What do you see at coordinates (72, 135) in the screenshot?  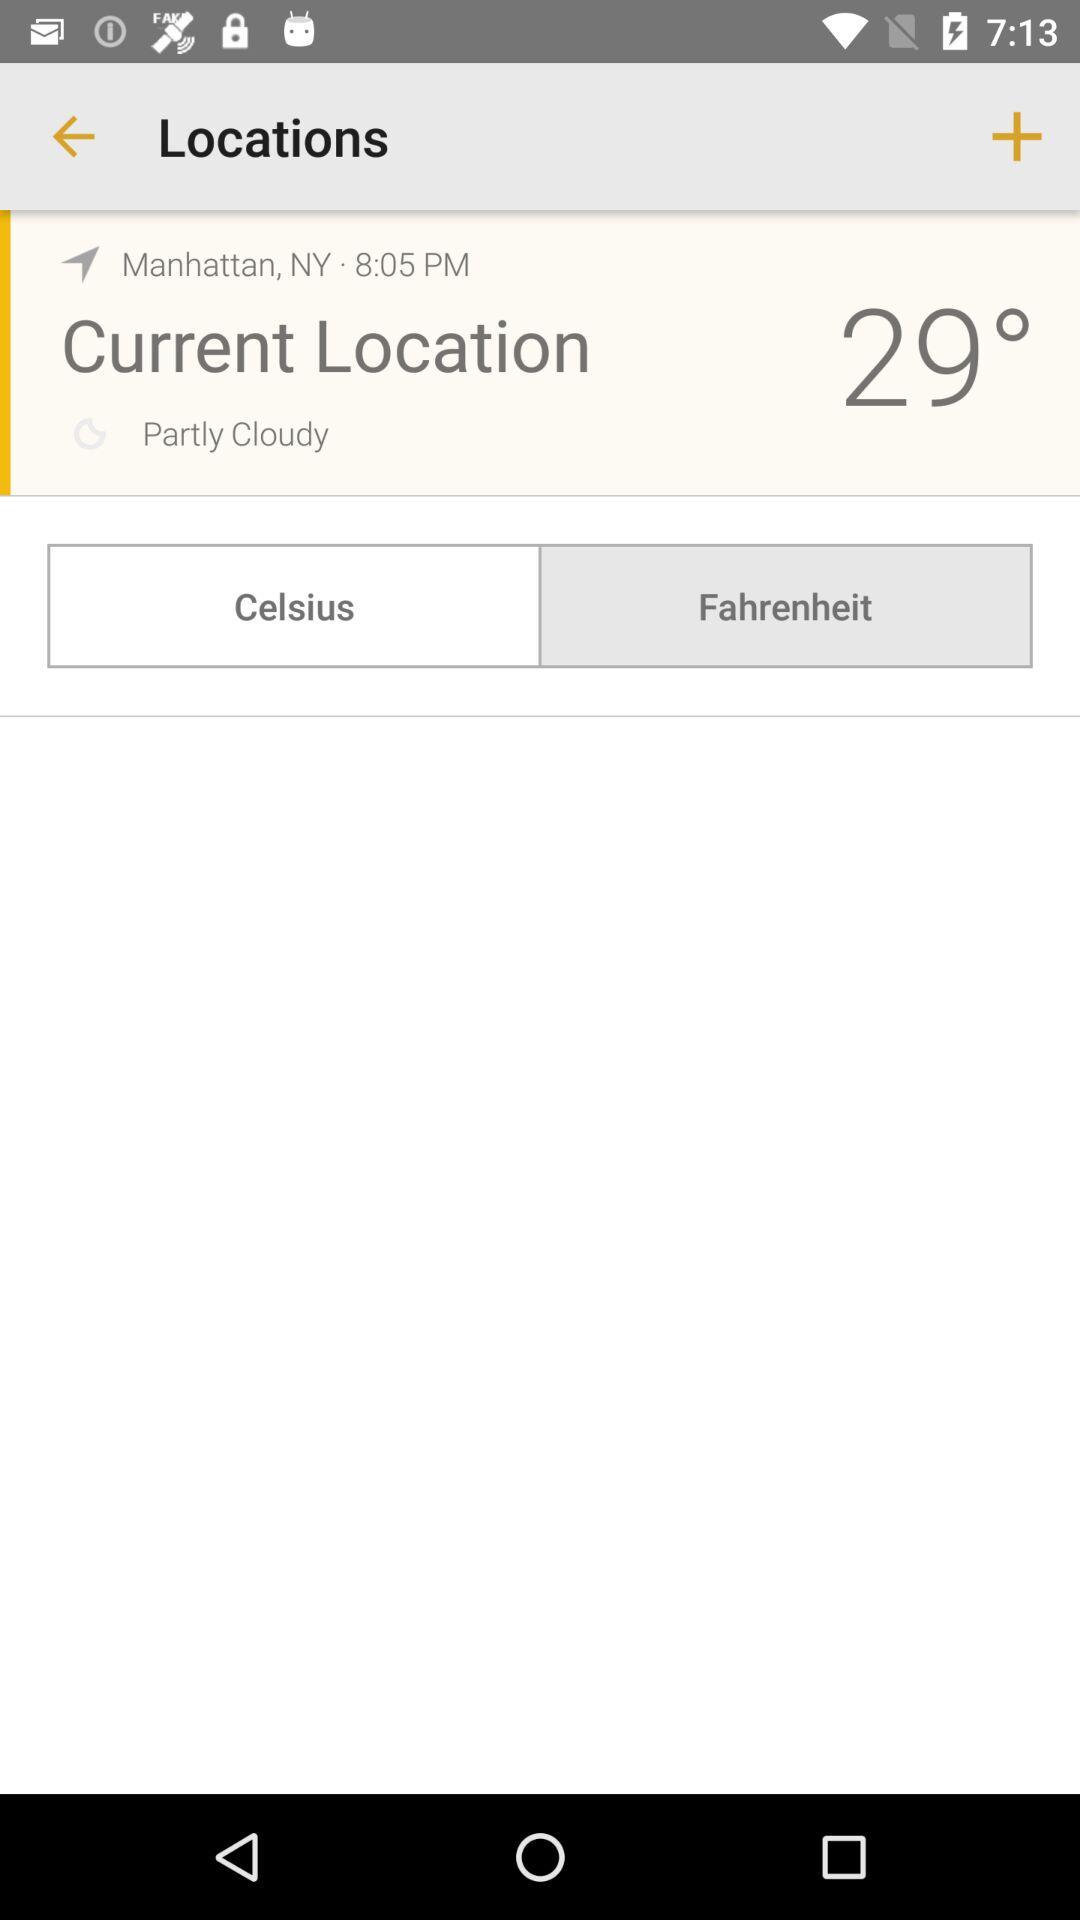 I see `app to the left of locations item` at bounding box center [72, 135].